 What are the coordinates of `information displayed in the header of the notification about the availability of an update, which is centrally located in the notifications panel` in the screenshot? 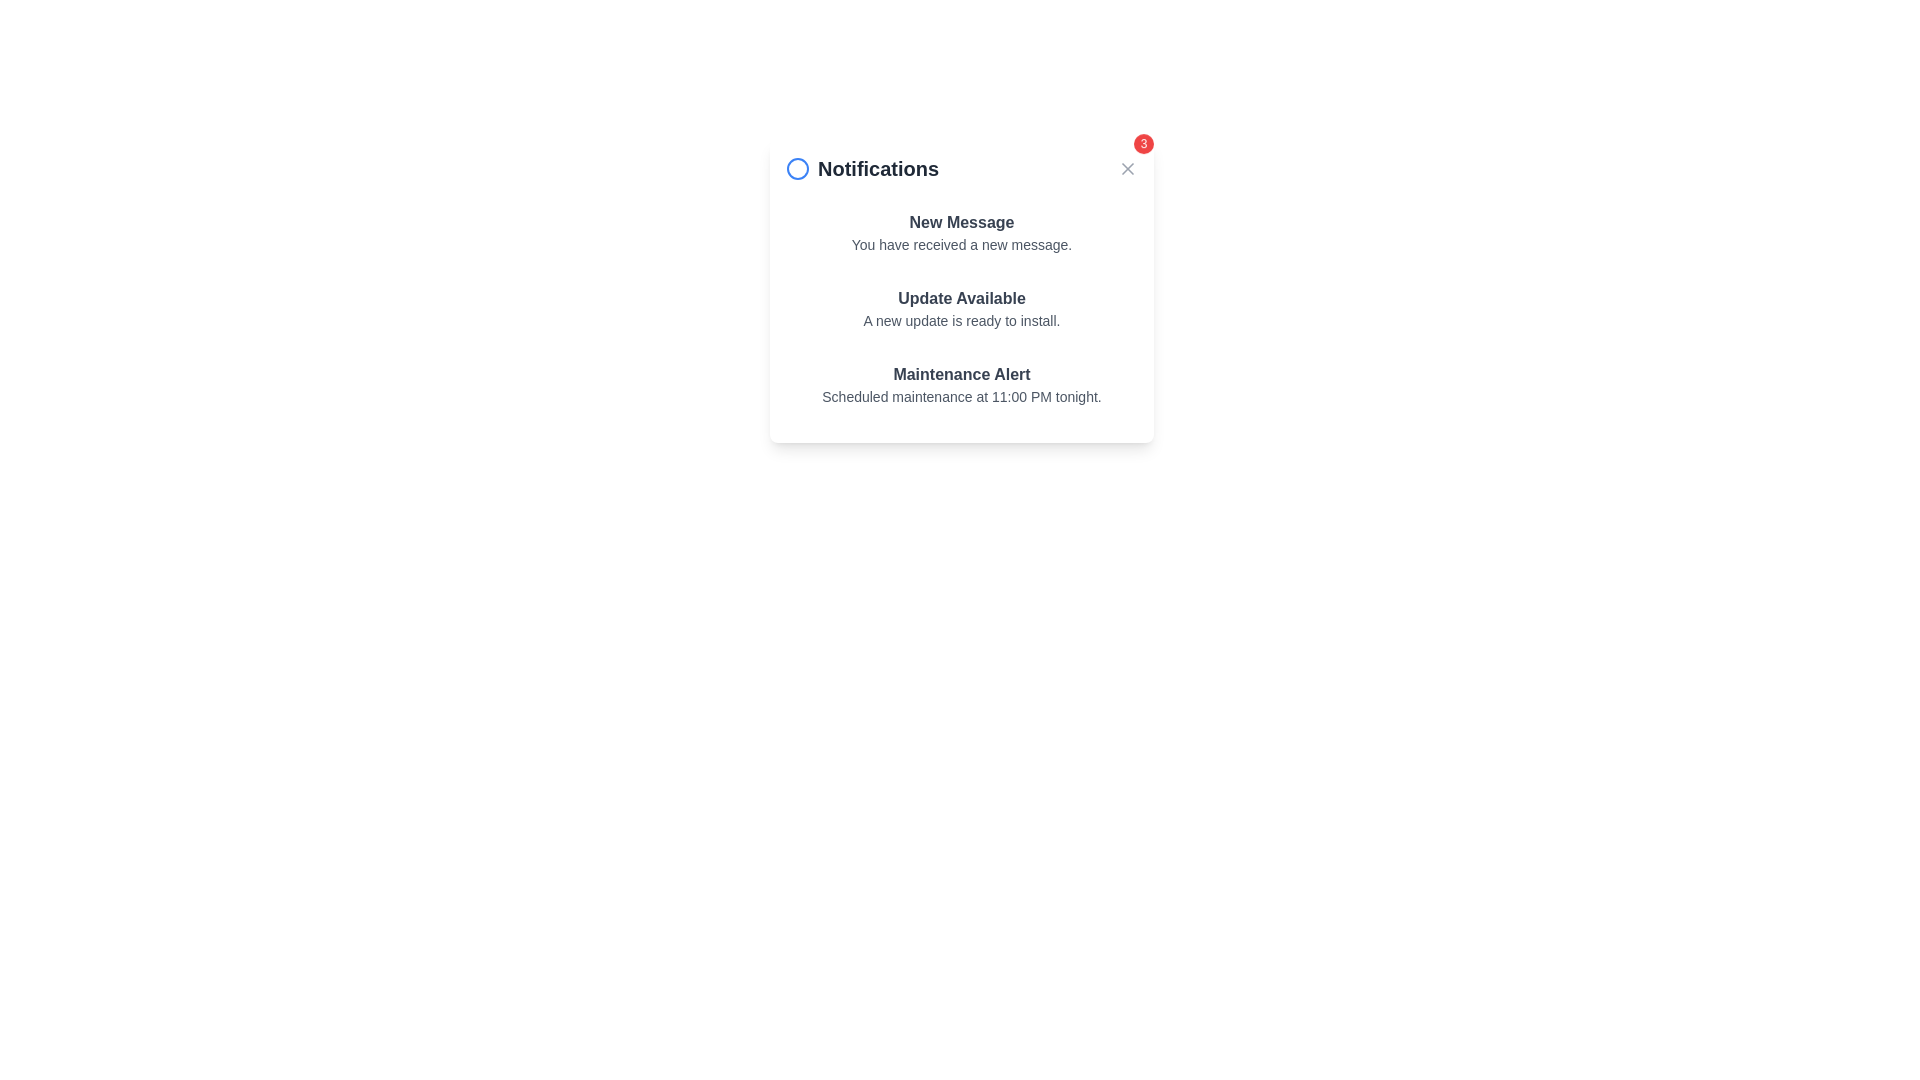 It's located at (961, 298).